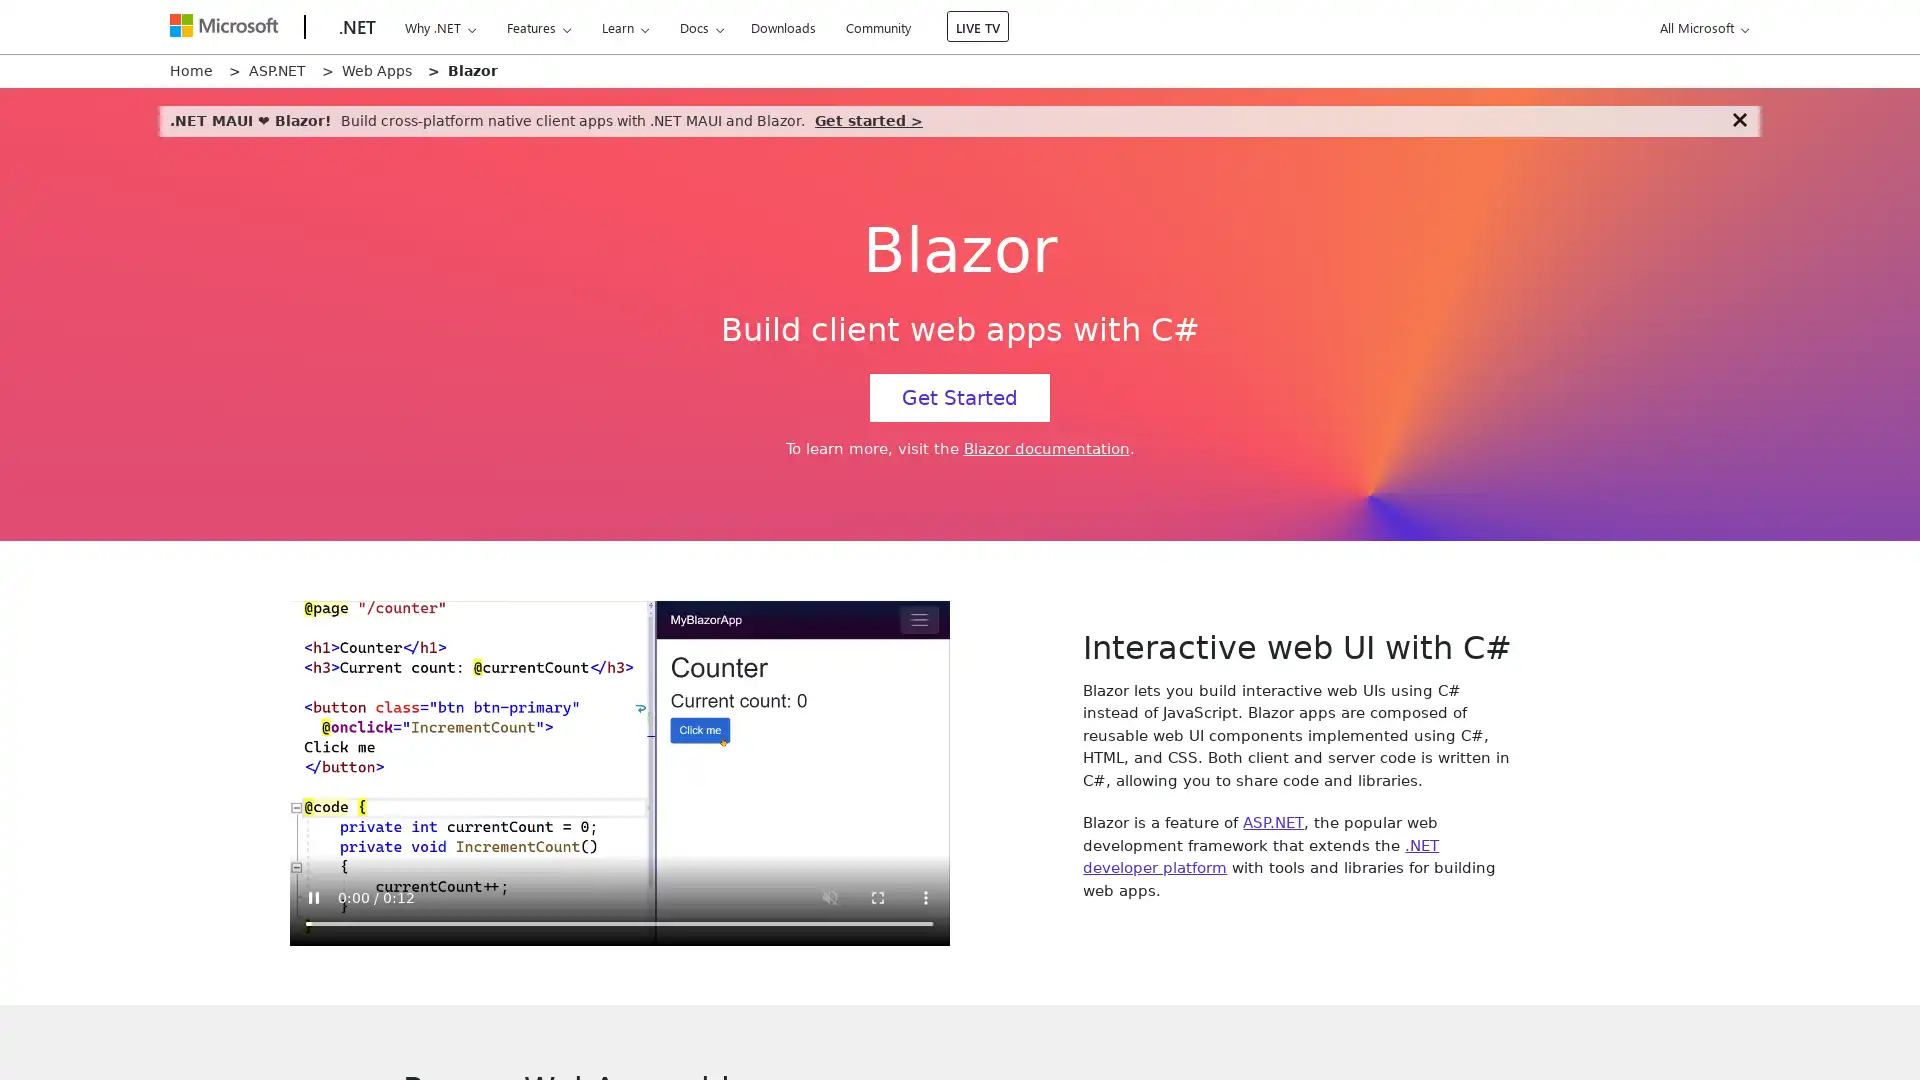 The image size is (1920, 1080). I want to click on Why .NET, so click(439, 27).